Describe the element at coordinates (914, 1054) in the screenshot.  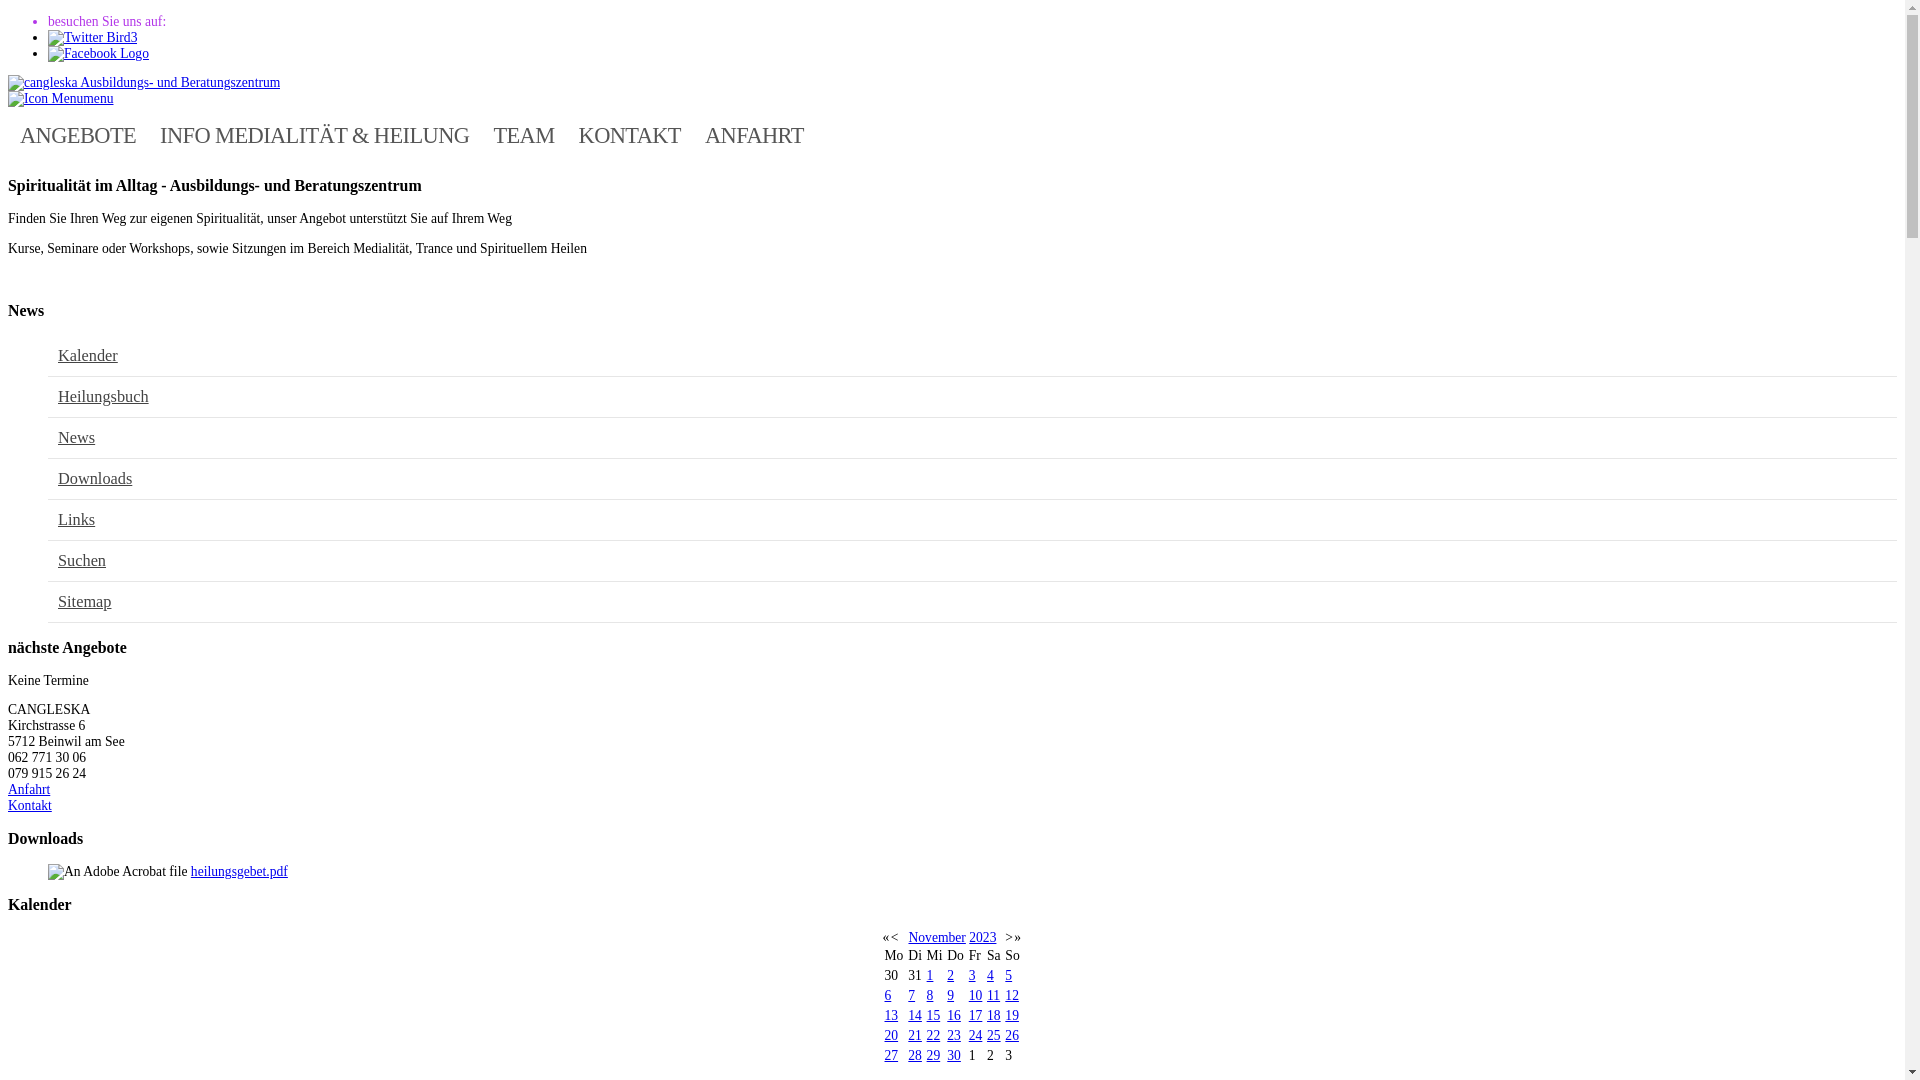
I see `'28'` at that location.